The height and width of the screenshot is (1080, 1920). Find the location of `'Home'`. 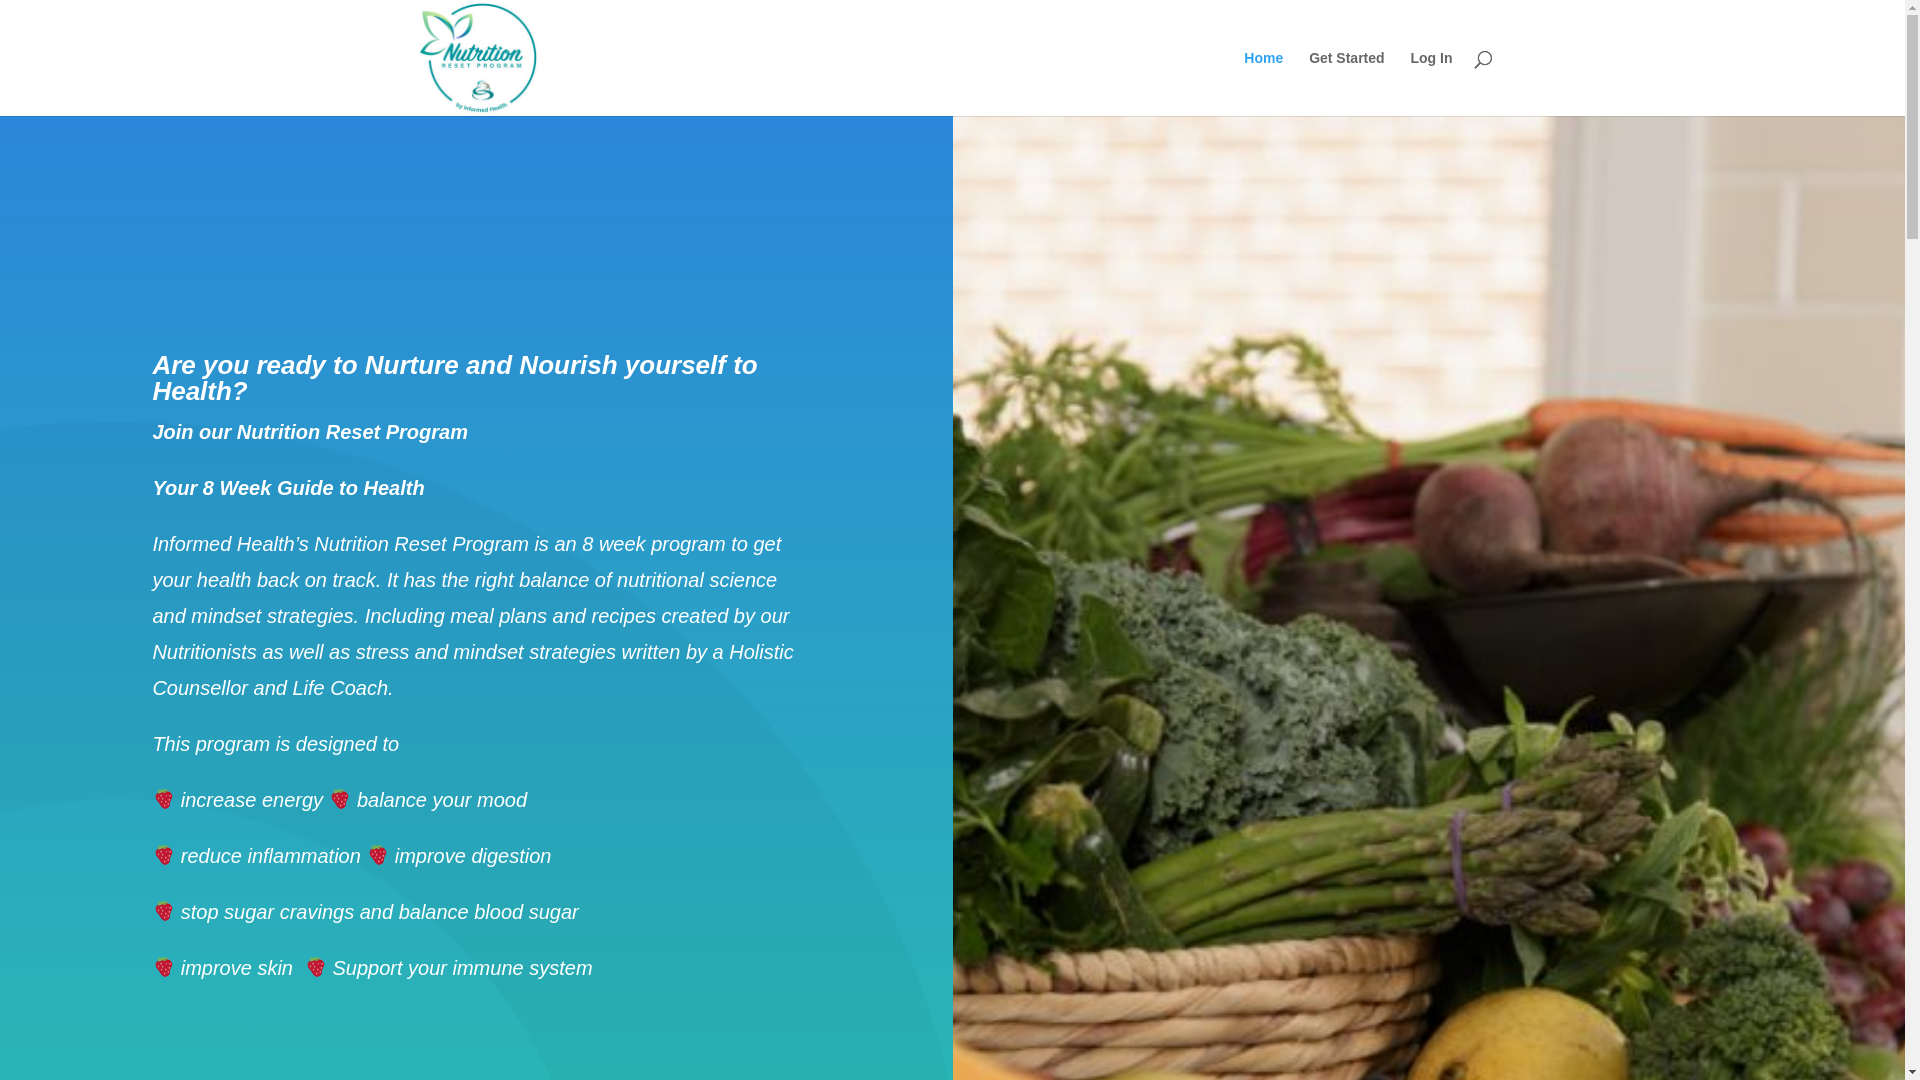

'Home' is located at coordinates (1242, 82).